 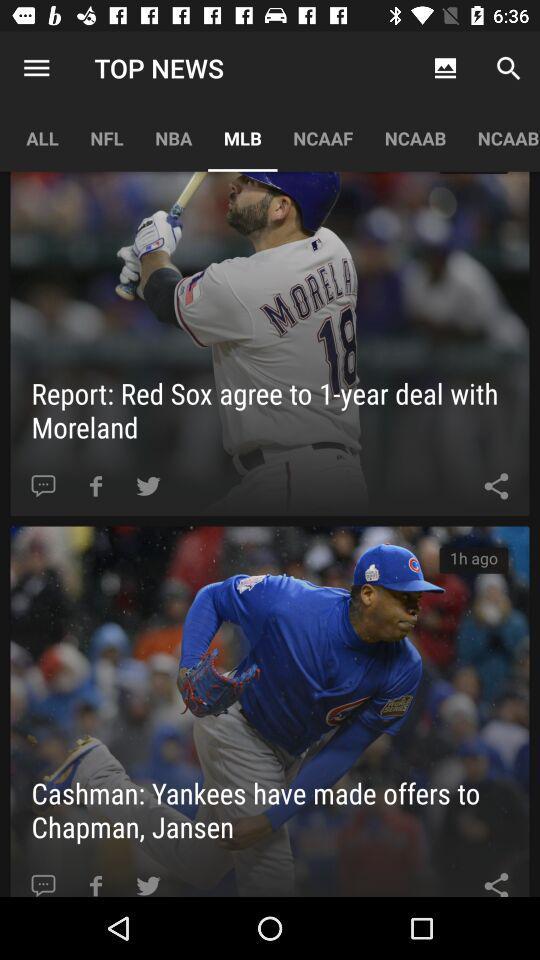 What do you see at coordinates (508, 68) in the screenshot?
I see `the icon above the ncaabbl` at bounding box center [508, 68].